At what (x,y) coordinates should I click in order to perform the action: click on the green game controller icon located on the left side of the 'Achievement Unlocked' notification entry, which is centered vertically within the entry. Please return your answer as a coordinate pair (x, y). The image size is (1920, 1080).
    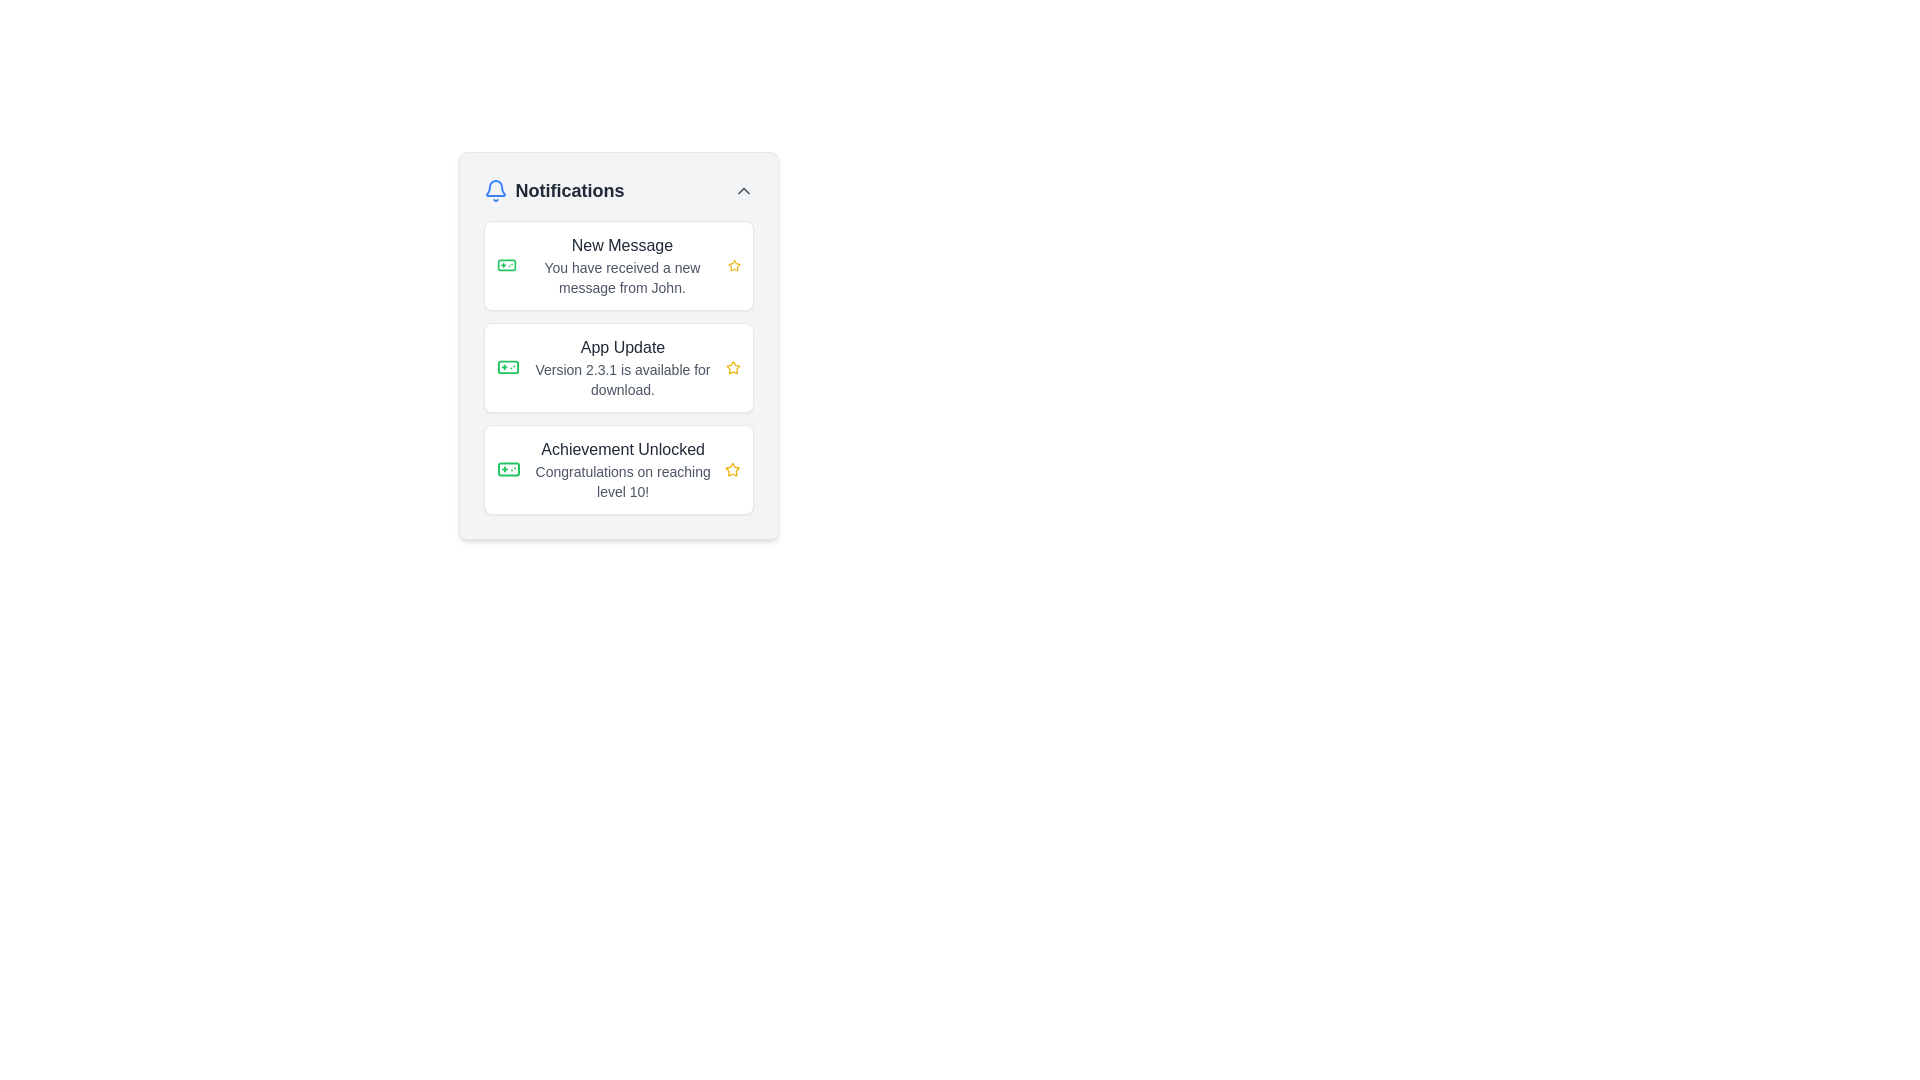
    Looking at the image, I should click on (508, 470).